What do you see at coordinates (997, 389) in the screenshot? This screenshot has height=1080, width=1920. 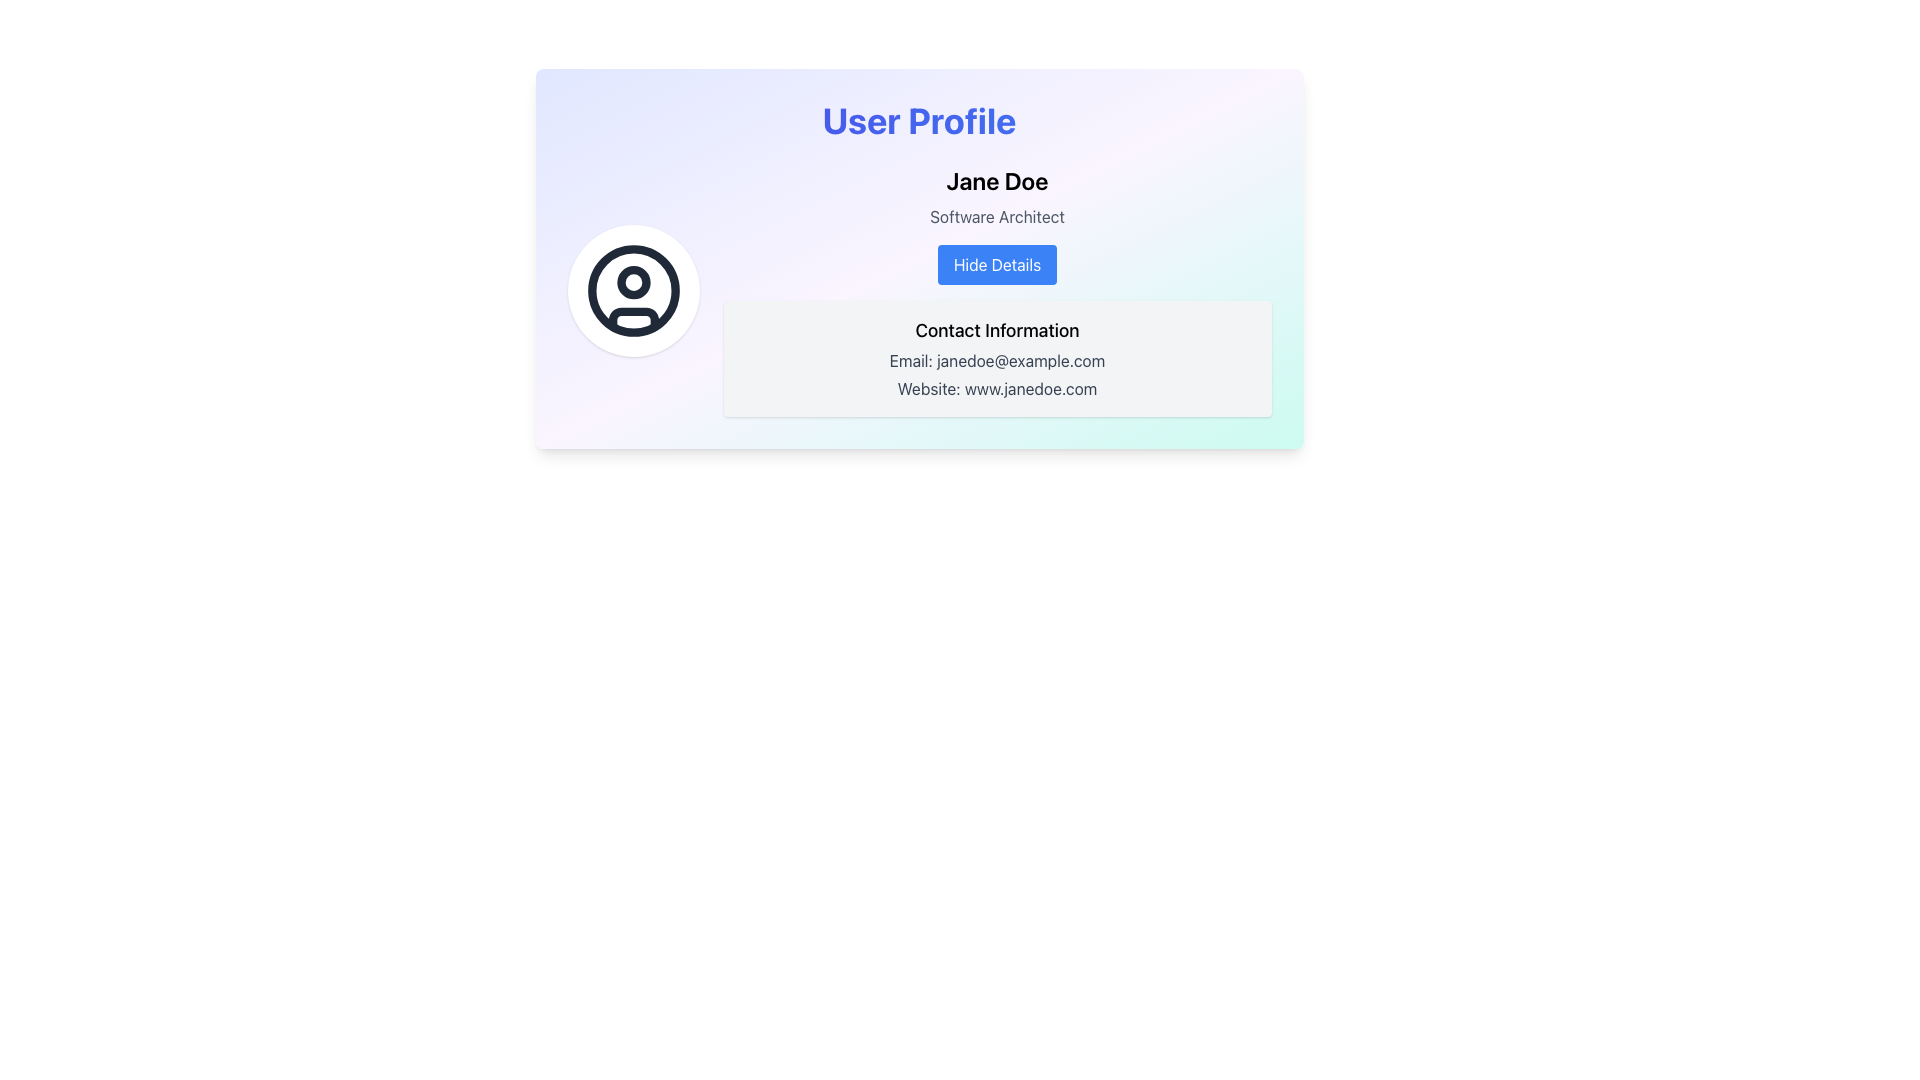 I see `the static text displaying 'Website: www.janedoe.com'` at bounding box center [997, 389].